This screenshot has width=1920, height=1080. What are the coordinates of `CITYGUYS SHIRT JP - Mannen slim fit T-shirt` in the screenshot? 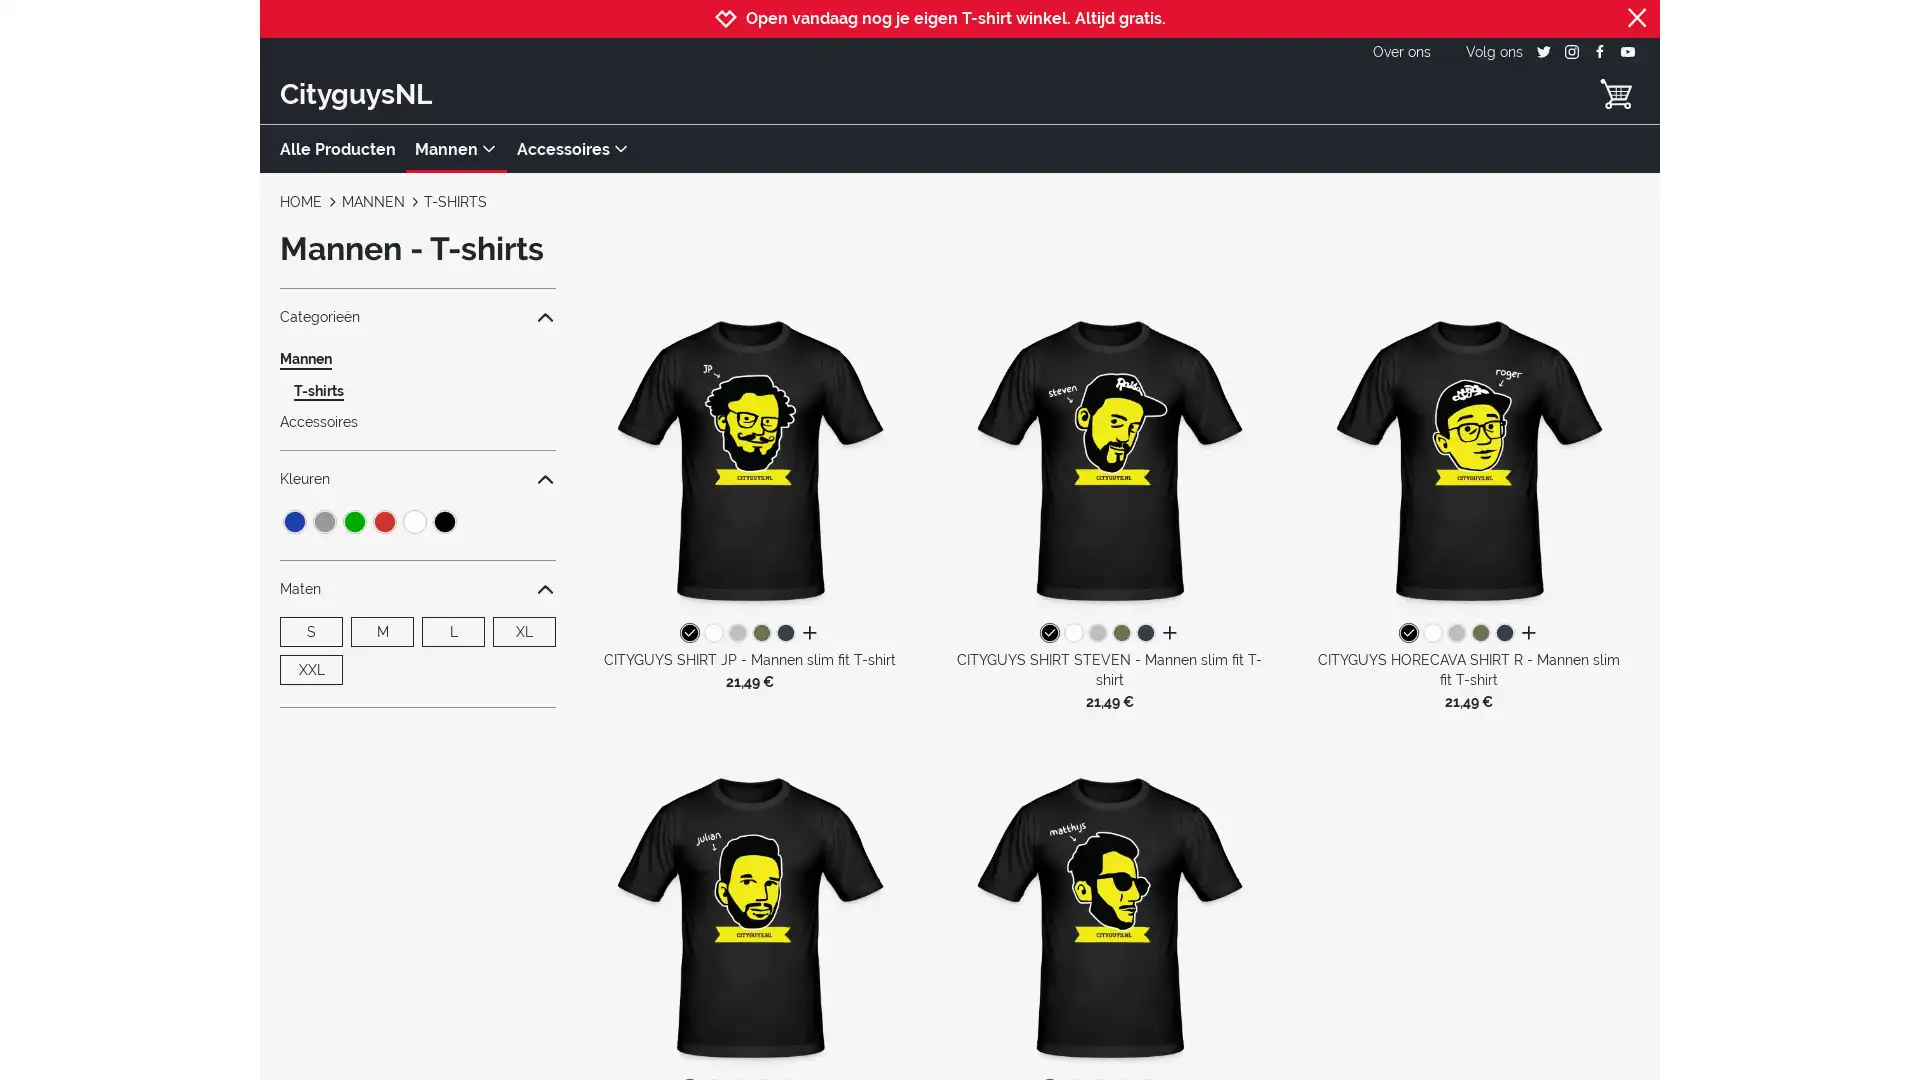 It's located at (748, 458).